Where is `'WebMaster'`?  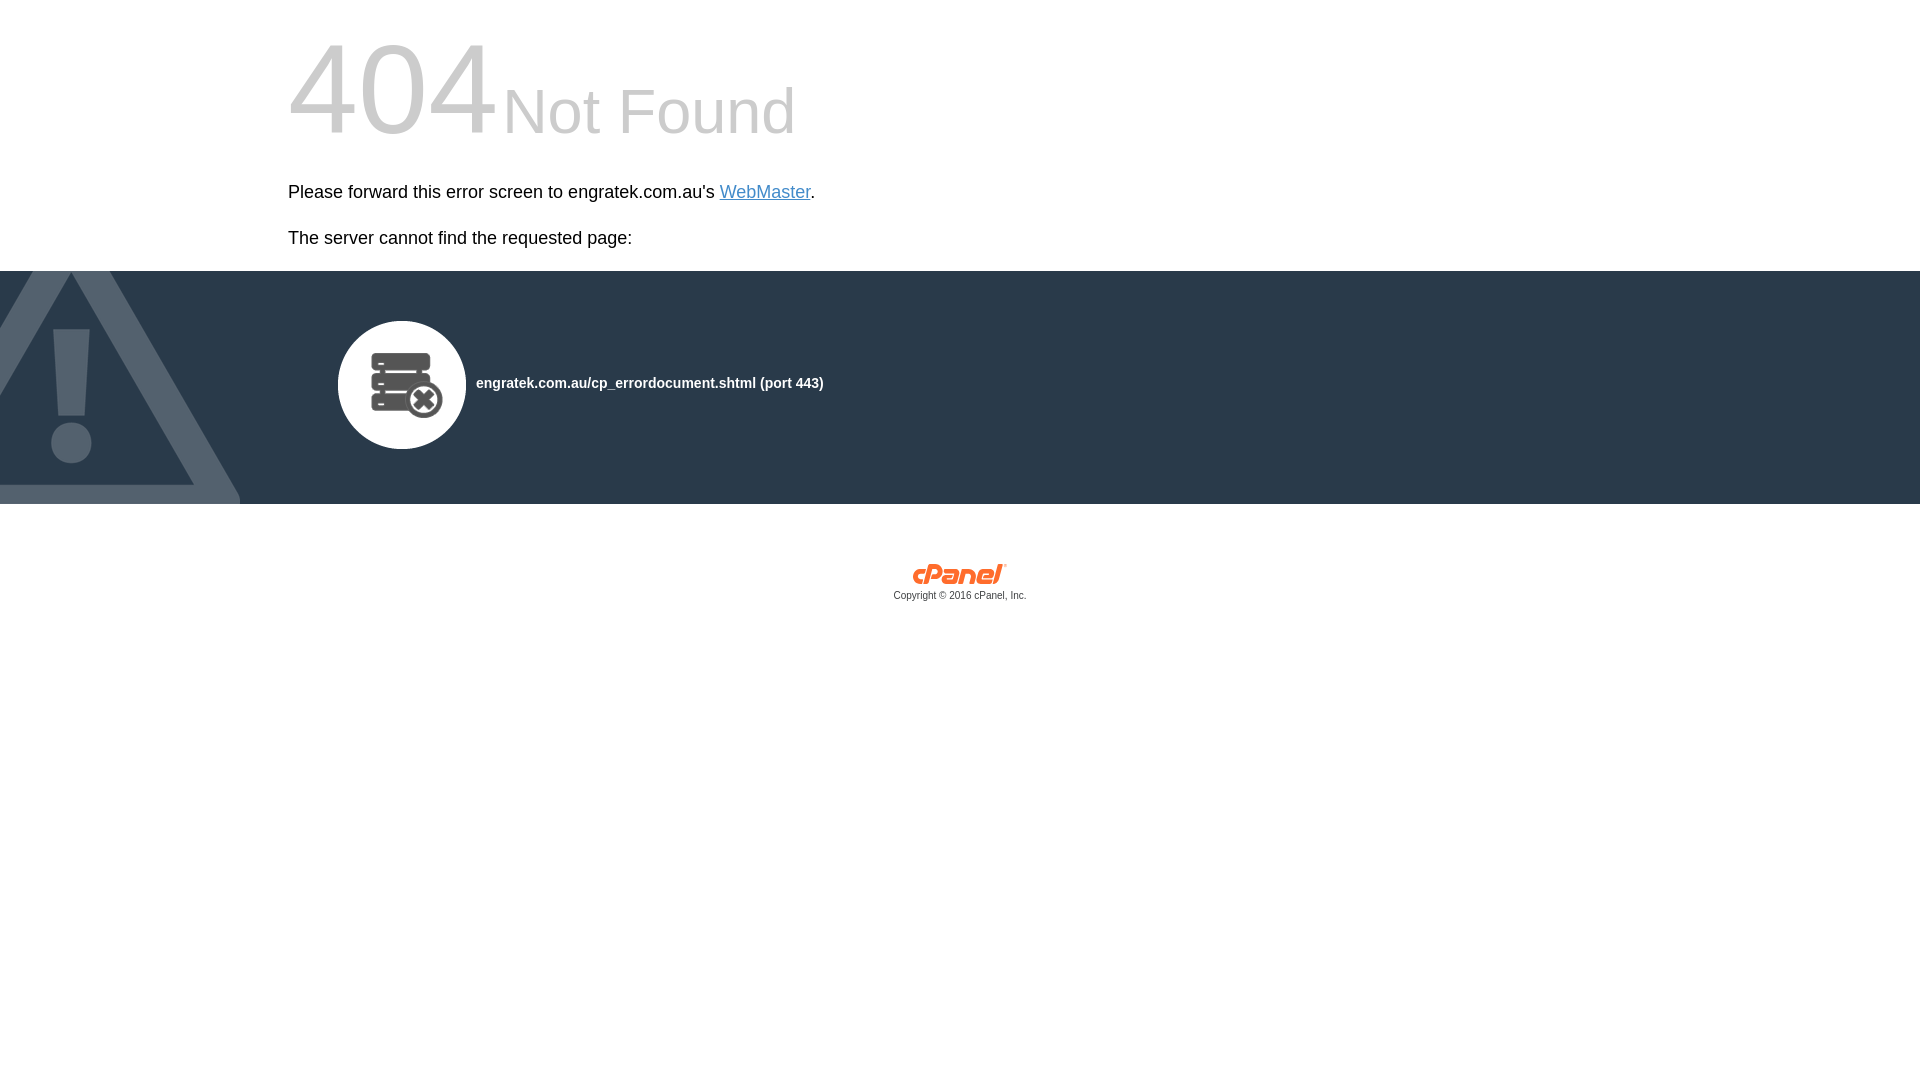
'WebMaster' is located at coordinates (764, 192).